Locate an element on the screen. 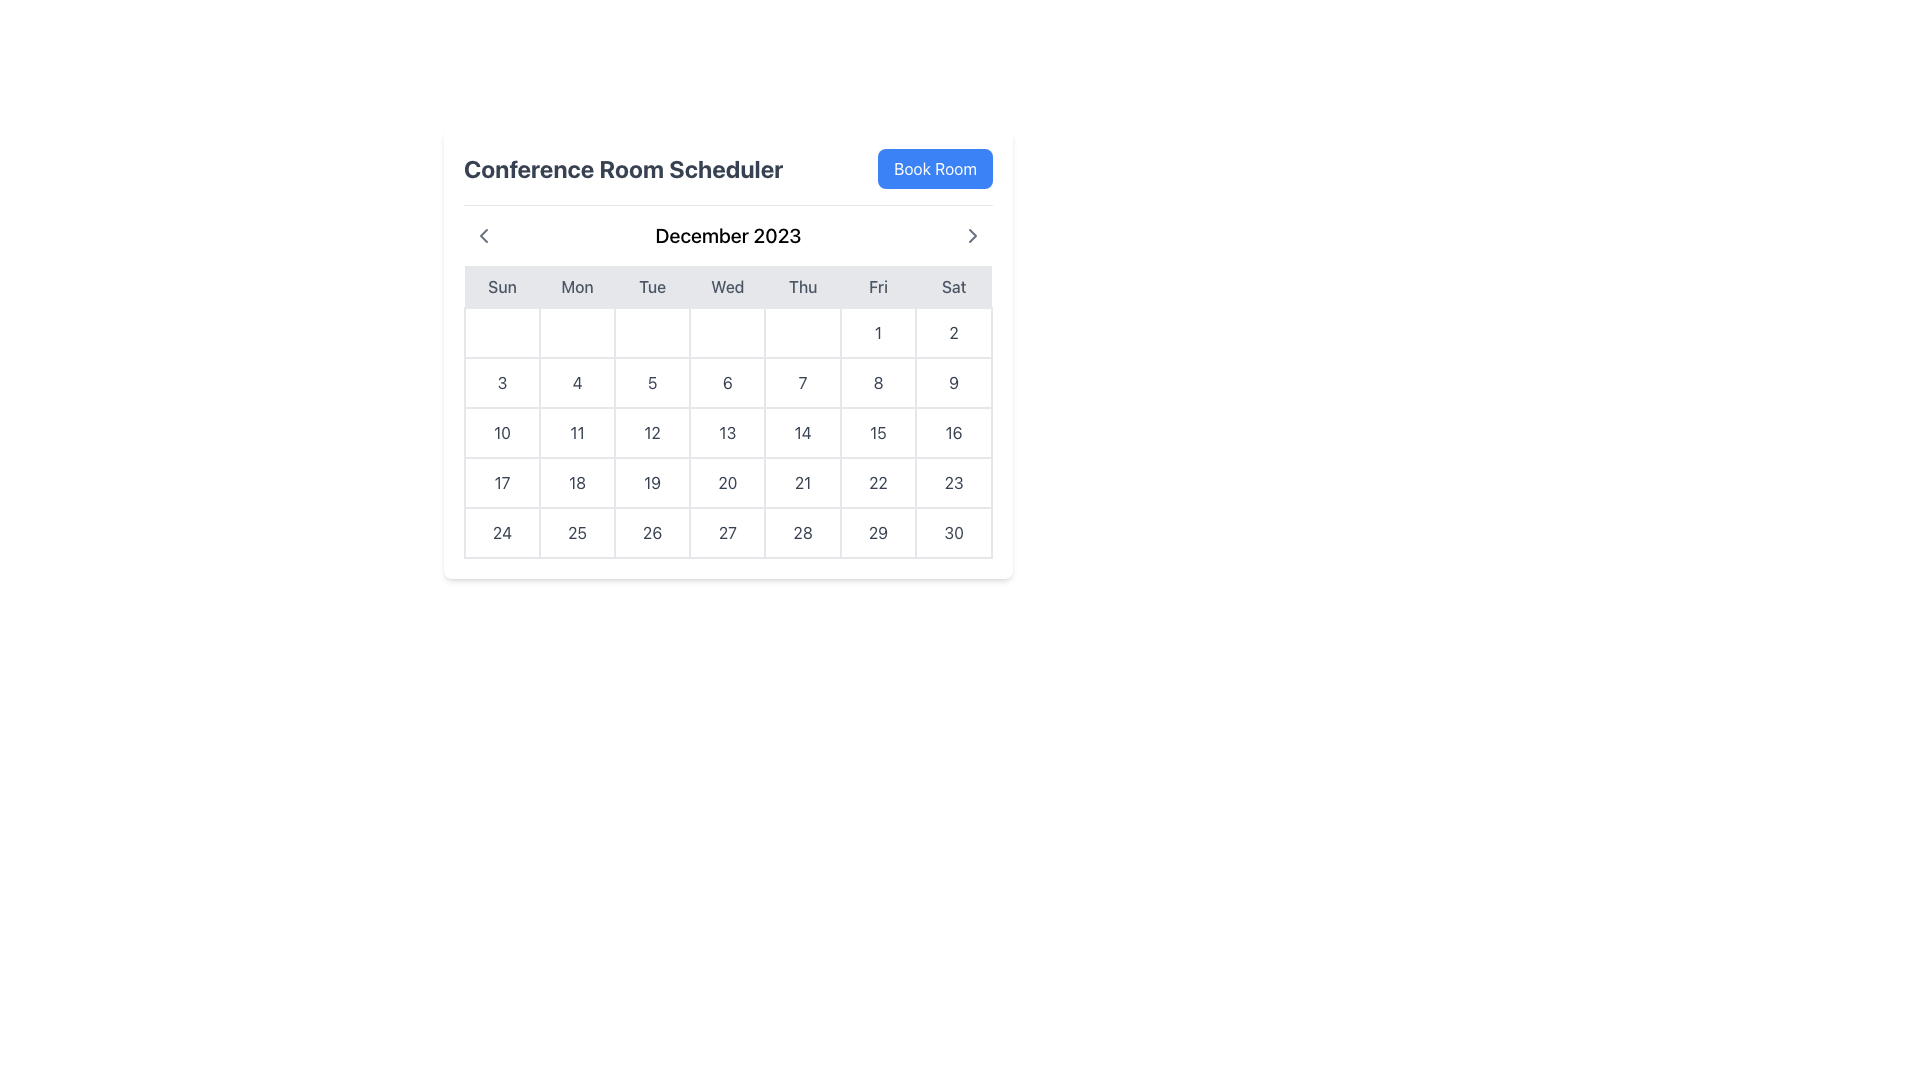 This screenshot has height=1080, width=1920. the Static header row of the calendar that labels the days of the week for December 2023 is located at coordinates (727, 287).